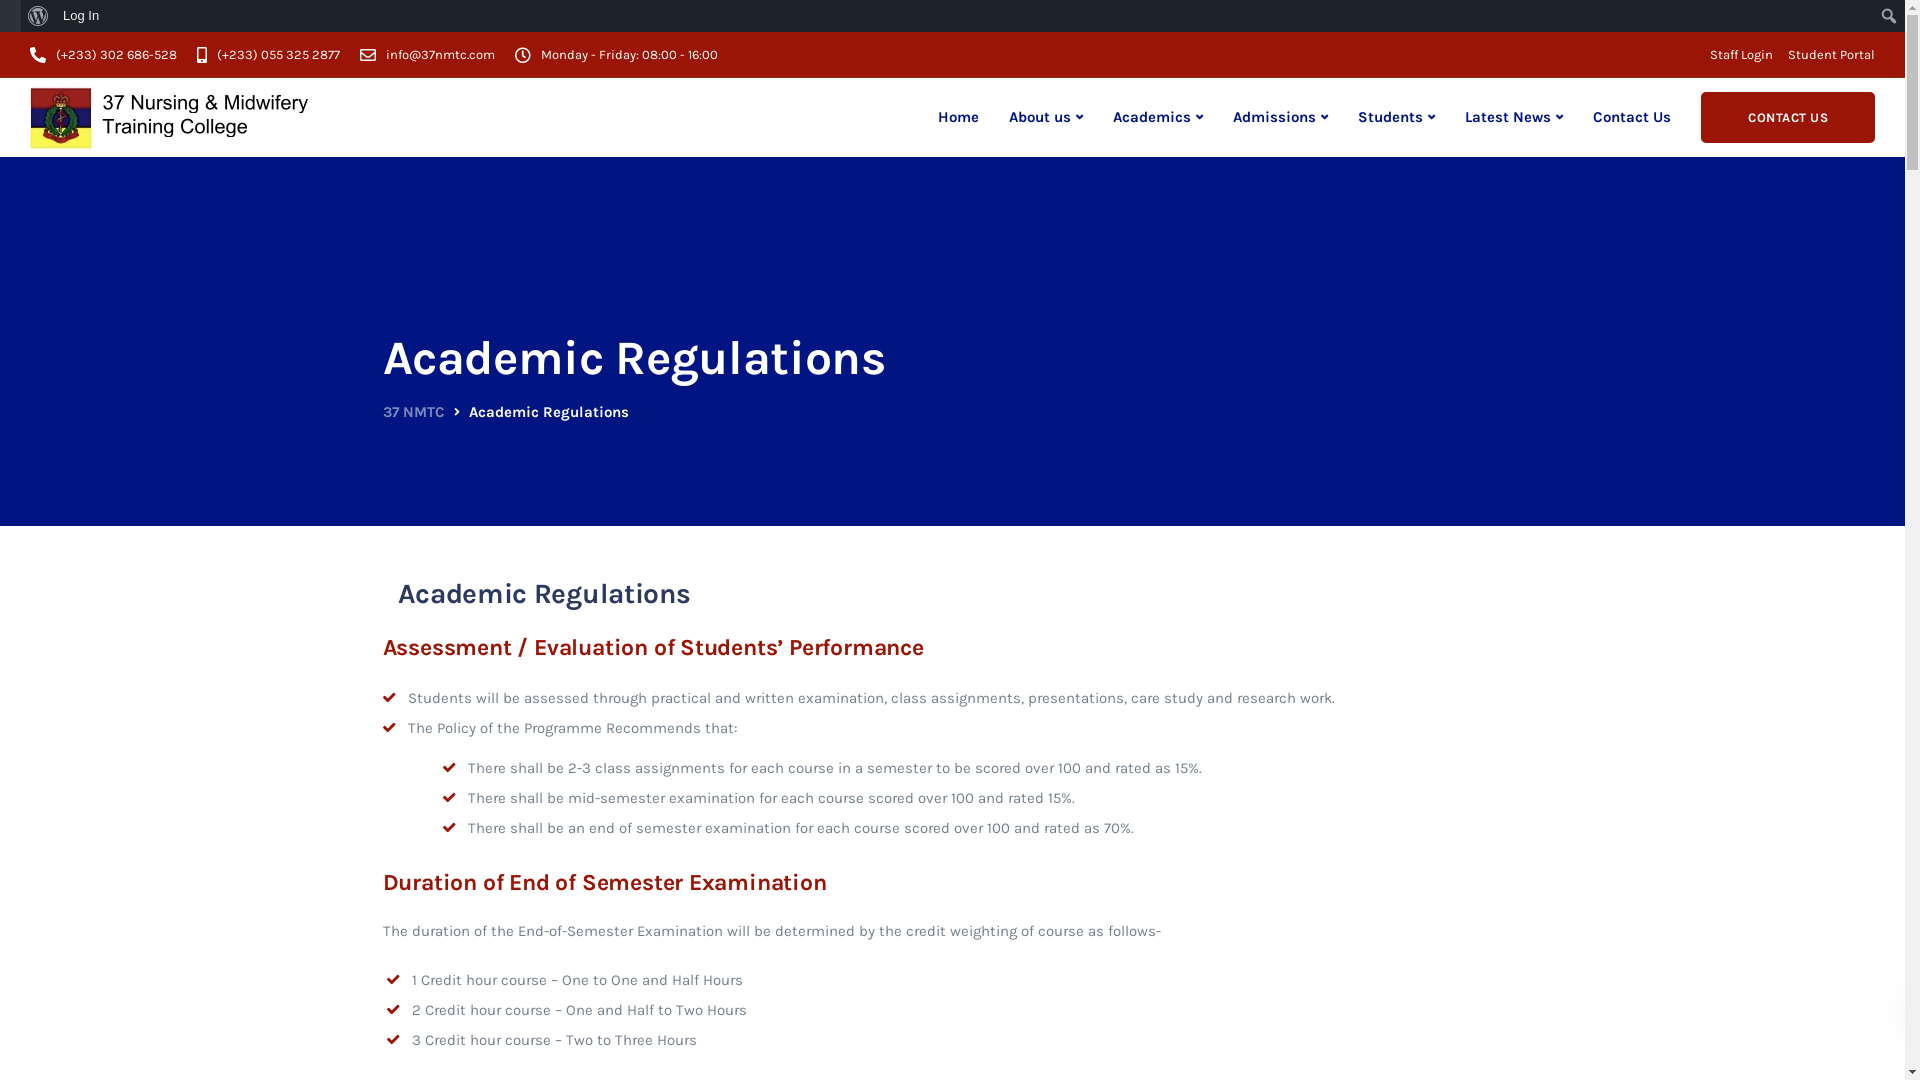 This screenshot has height=1080, width=1920. I want to click on 'About us', so click(1045, 117).